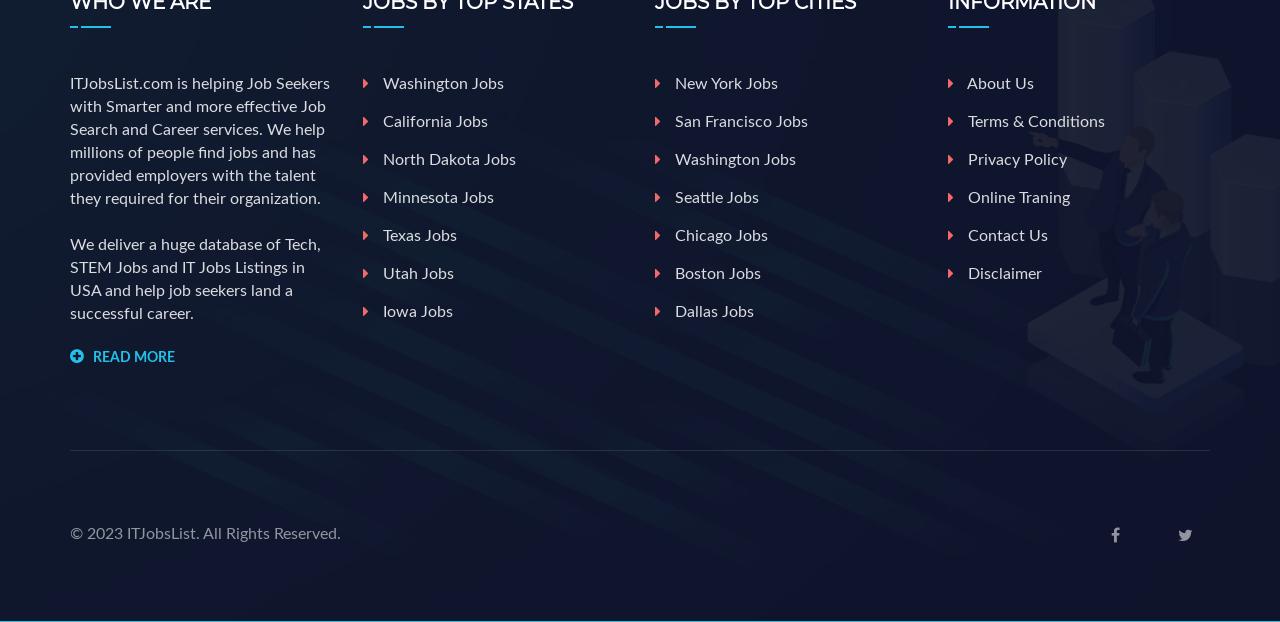  Describe the element at coordinates (70, 532) in the screenshot. I see `'© 2023 ITJobsList. All Rights Reserved.'` at that location.